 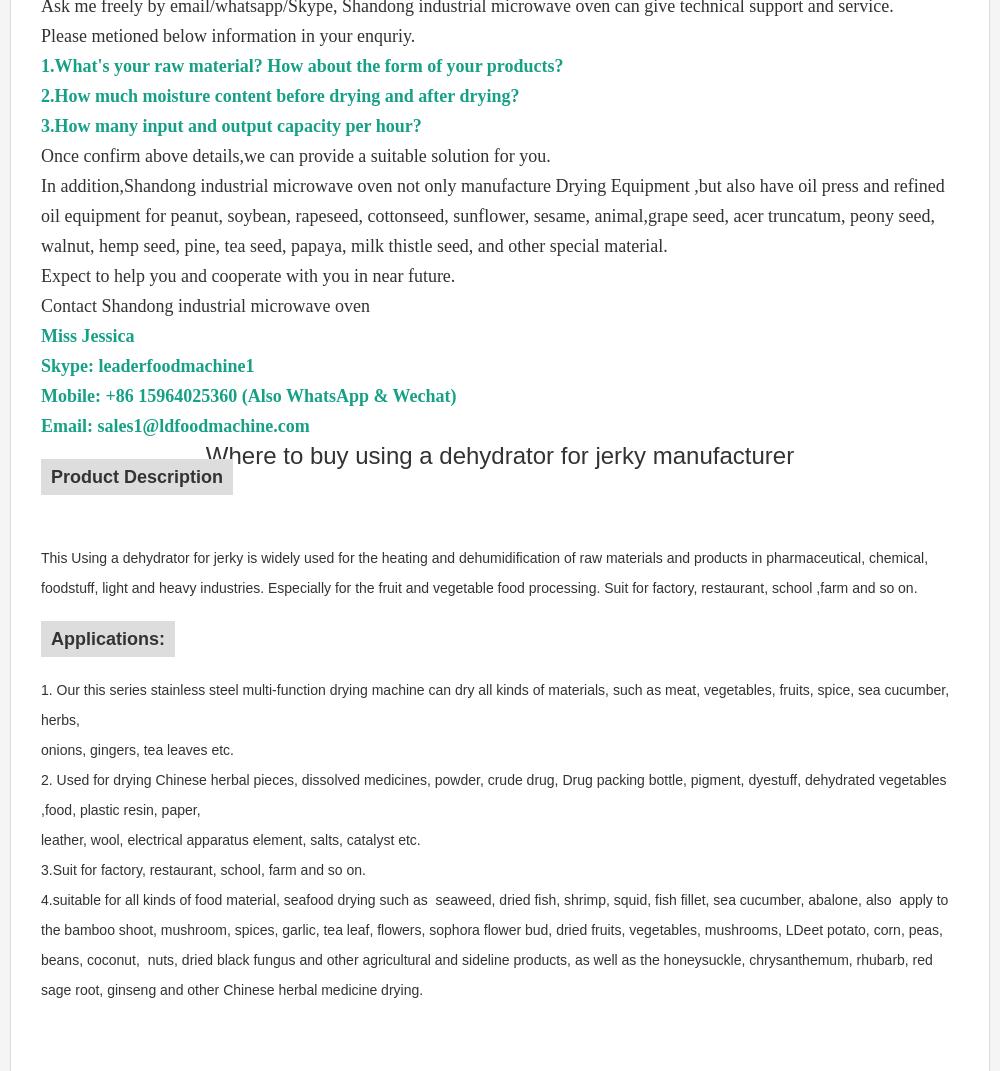 What do you see at coordinates (107, 637) in the screenshot?
I see `'Applications:'` at bounding box center [107, 637].